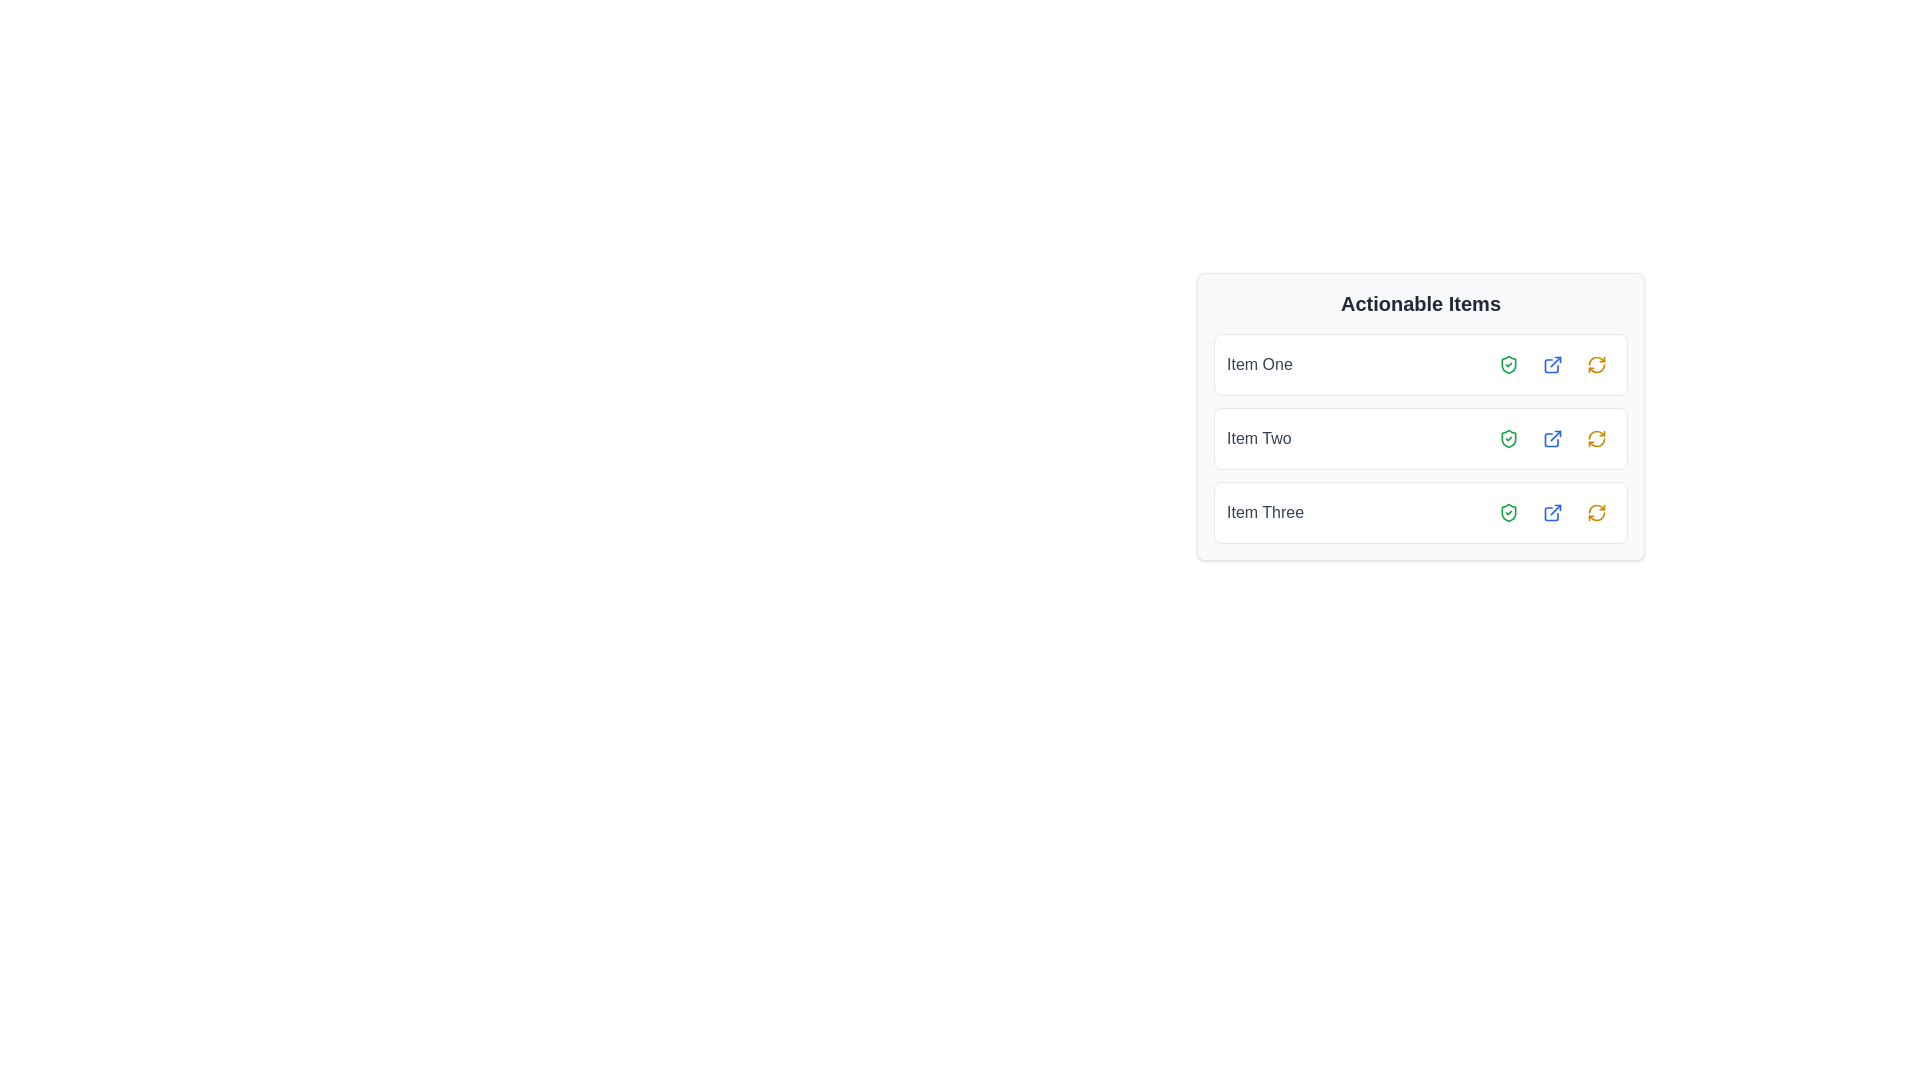  Describe the element at coordinates (1552, 512) in the screenshot. I see `the second icon on the right within the 'Actionable Items' list for 'Item Three'` at that location.